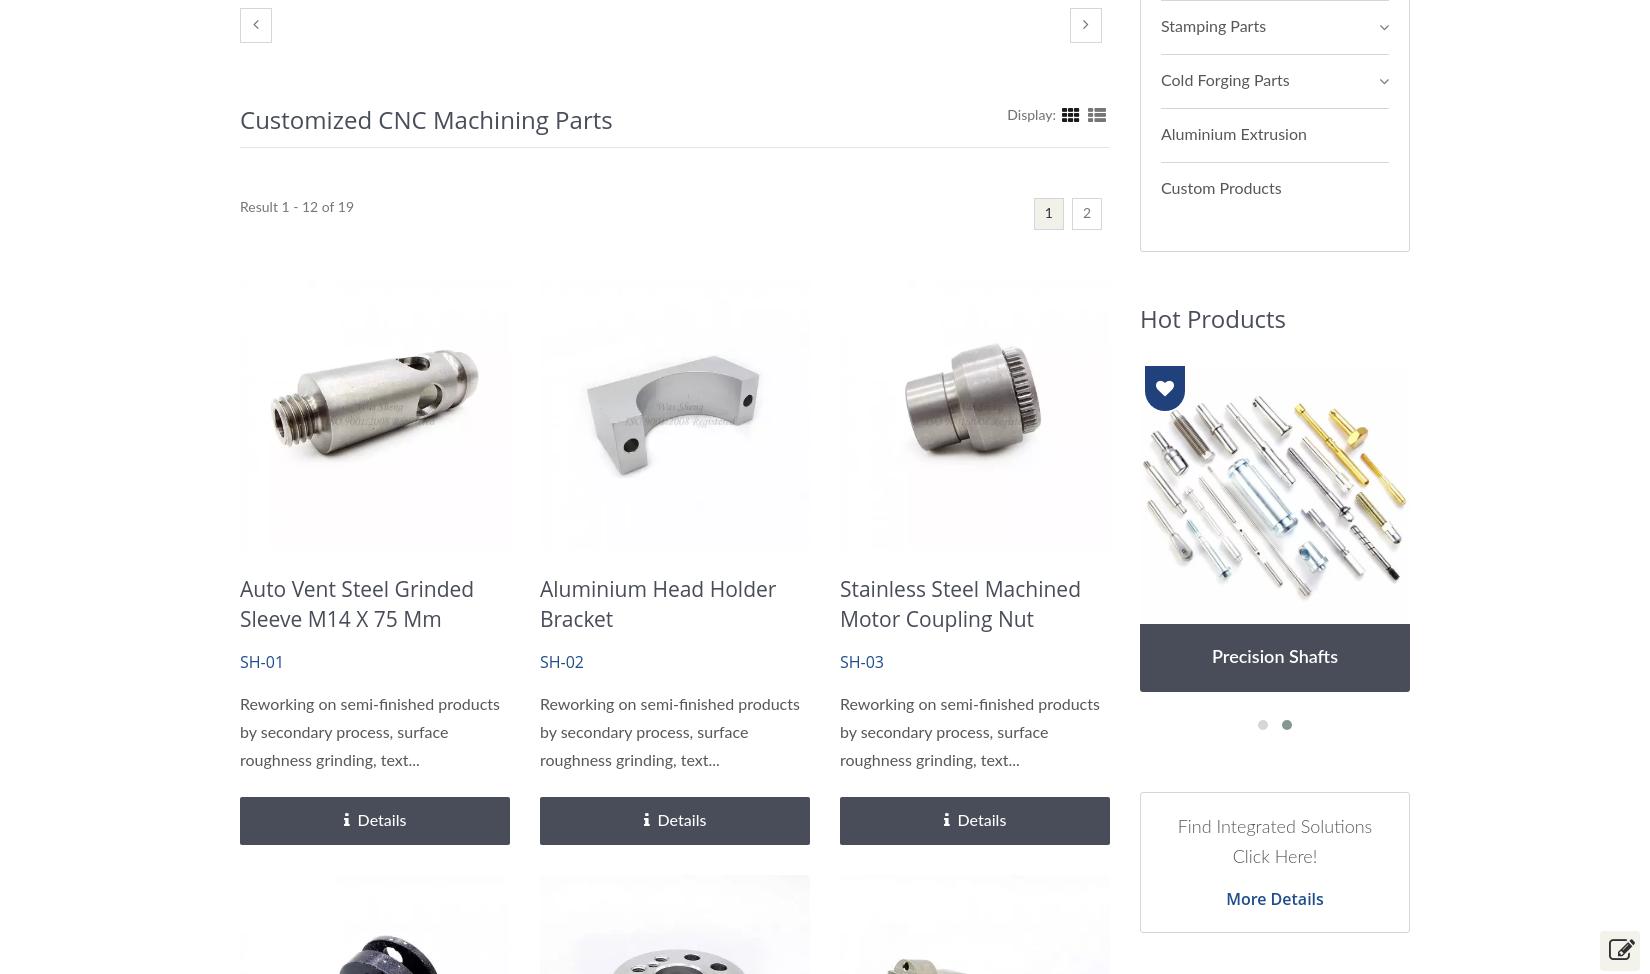 This screenshot has width=1650, height=974. What do you see at coordinates (1224, 81) in the screenshot?
I see `'Cold Forging Parts'` at bounding box center [1224, 81].